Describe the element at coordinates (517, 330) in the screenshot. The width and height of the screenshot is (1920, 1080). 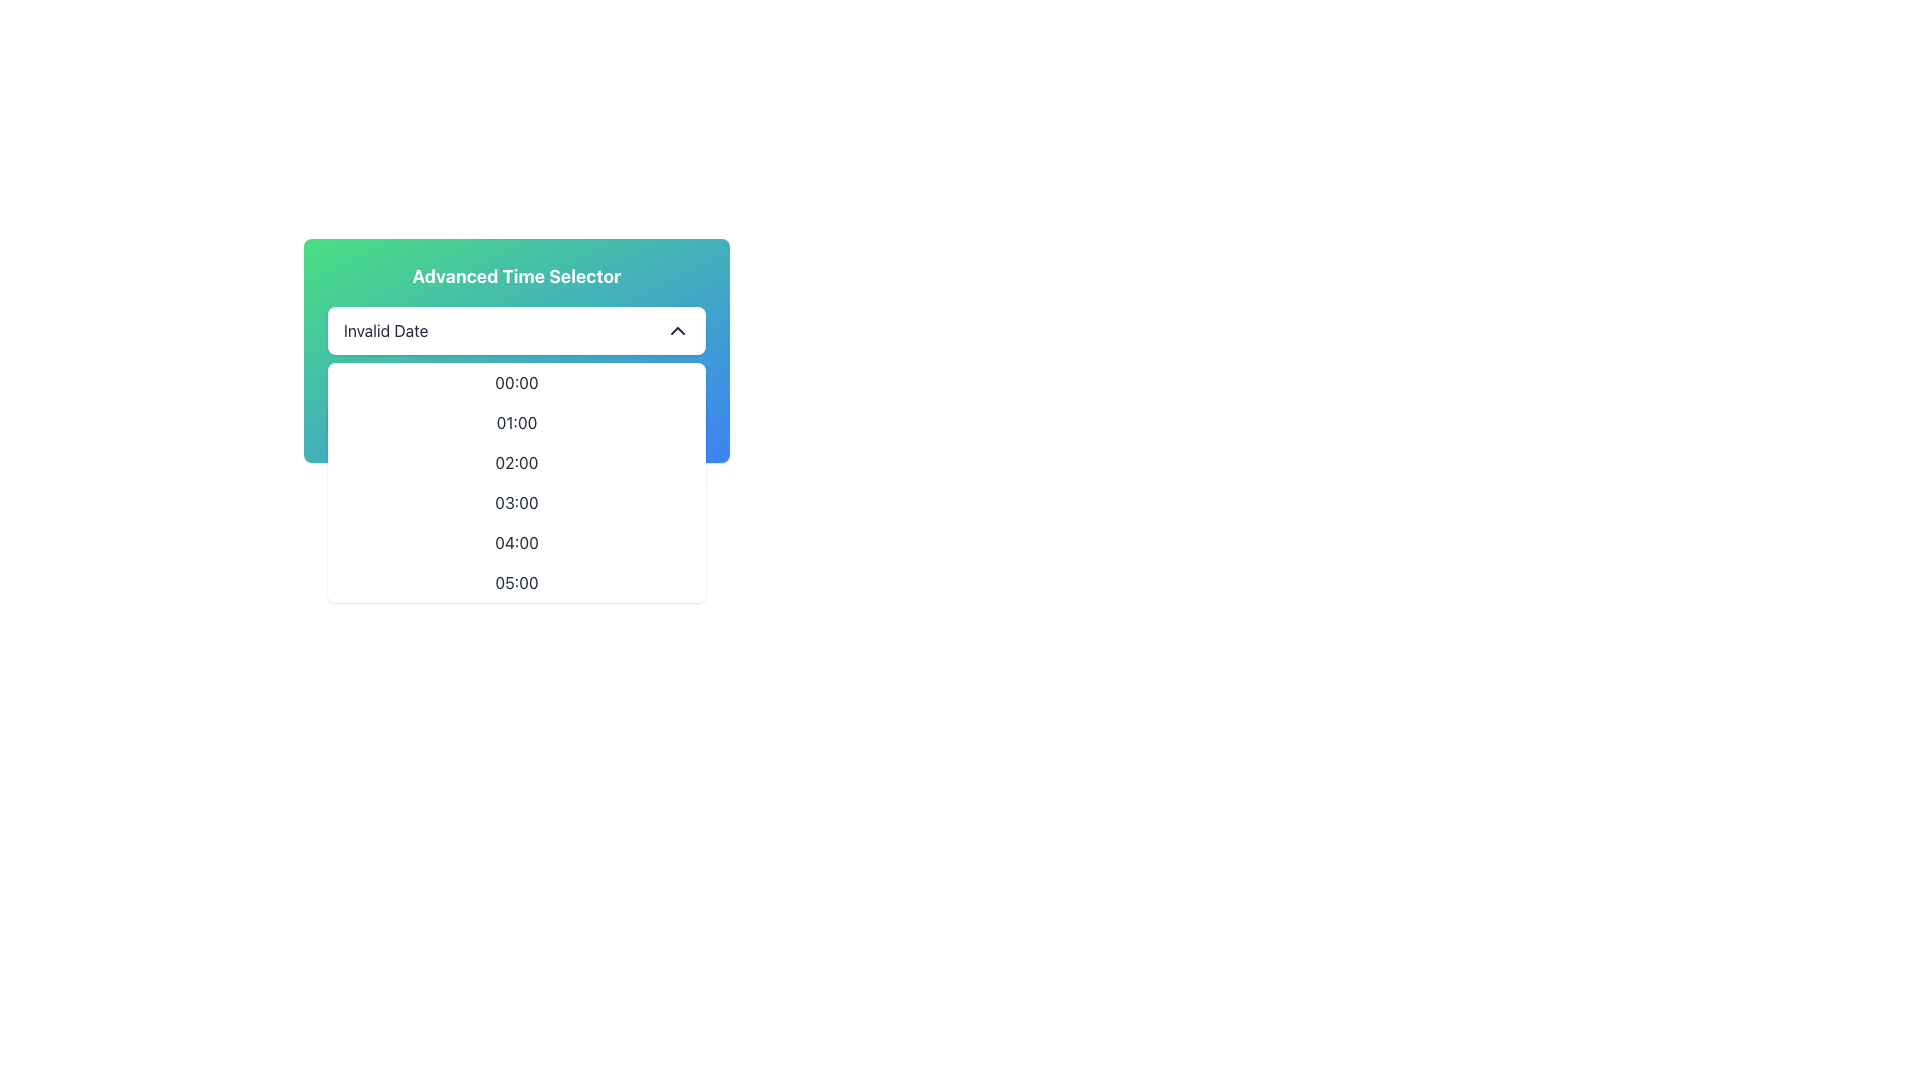
I see `the dropdown menu located below the title 'Advanced Time Selector', which allows users to select a time or date from a list` at that location.